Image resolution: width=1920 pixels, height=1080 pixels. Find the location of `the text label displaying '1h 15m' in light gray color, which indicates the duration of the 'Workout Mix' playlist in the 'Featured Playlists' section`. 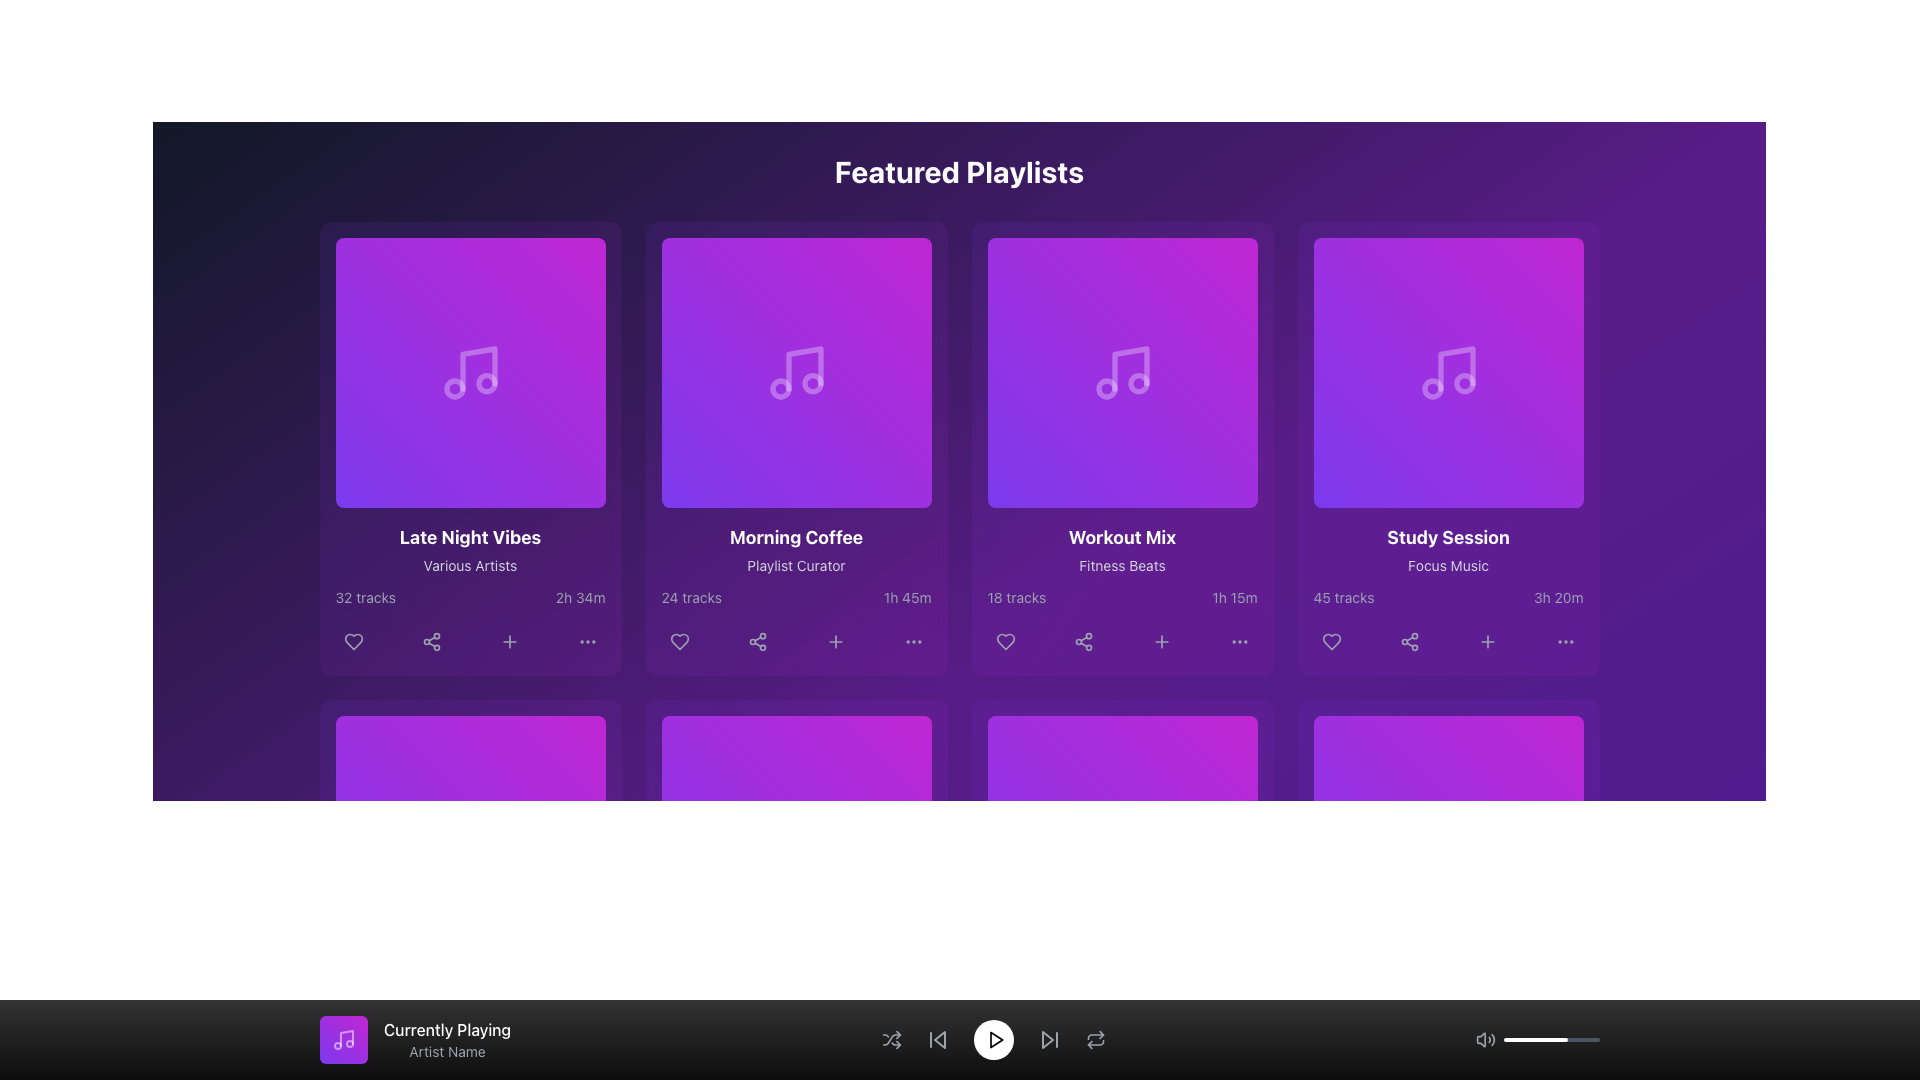

the text label displaying '1h 15m' in light gray color, which indicates the duration of the 'Workout Mix' playlist in the 'Featured Playlists' section is located at coordinates (1233, 596).